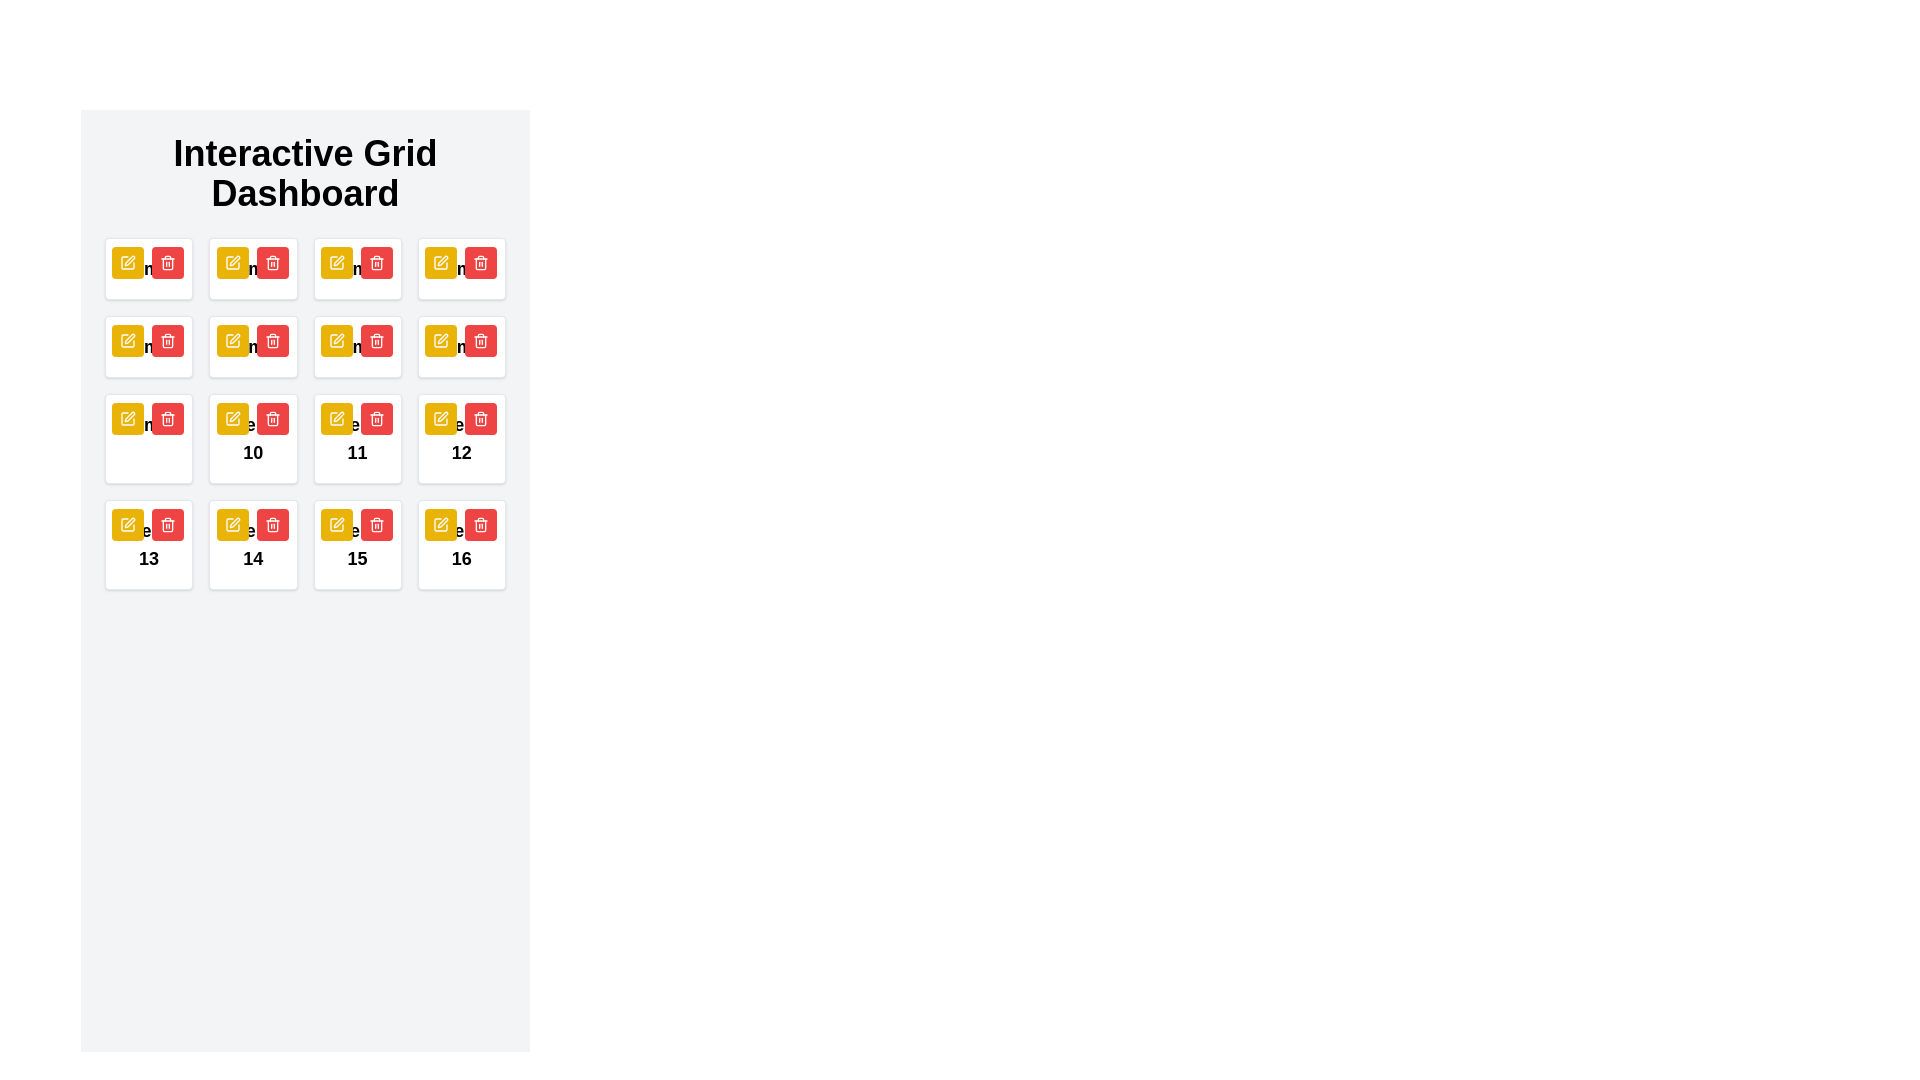  What do you see at coordinates (127, 261) in the screenshot?
I see `the edit action button located at the top-left of the first card in the grid on the dashboard interface` at bounding box center [127, 261].